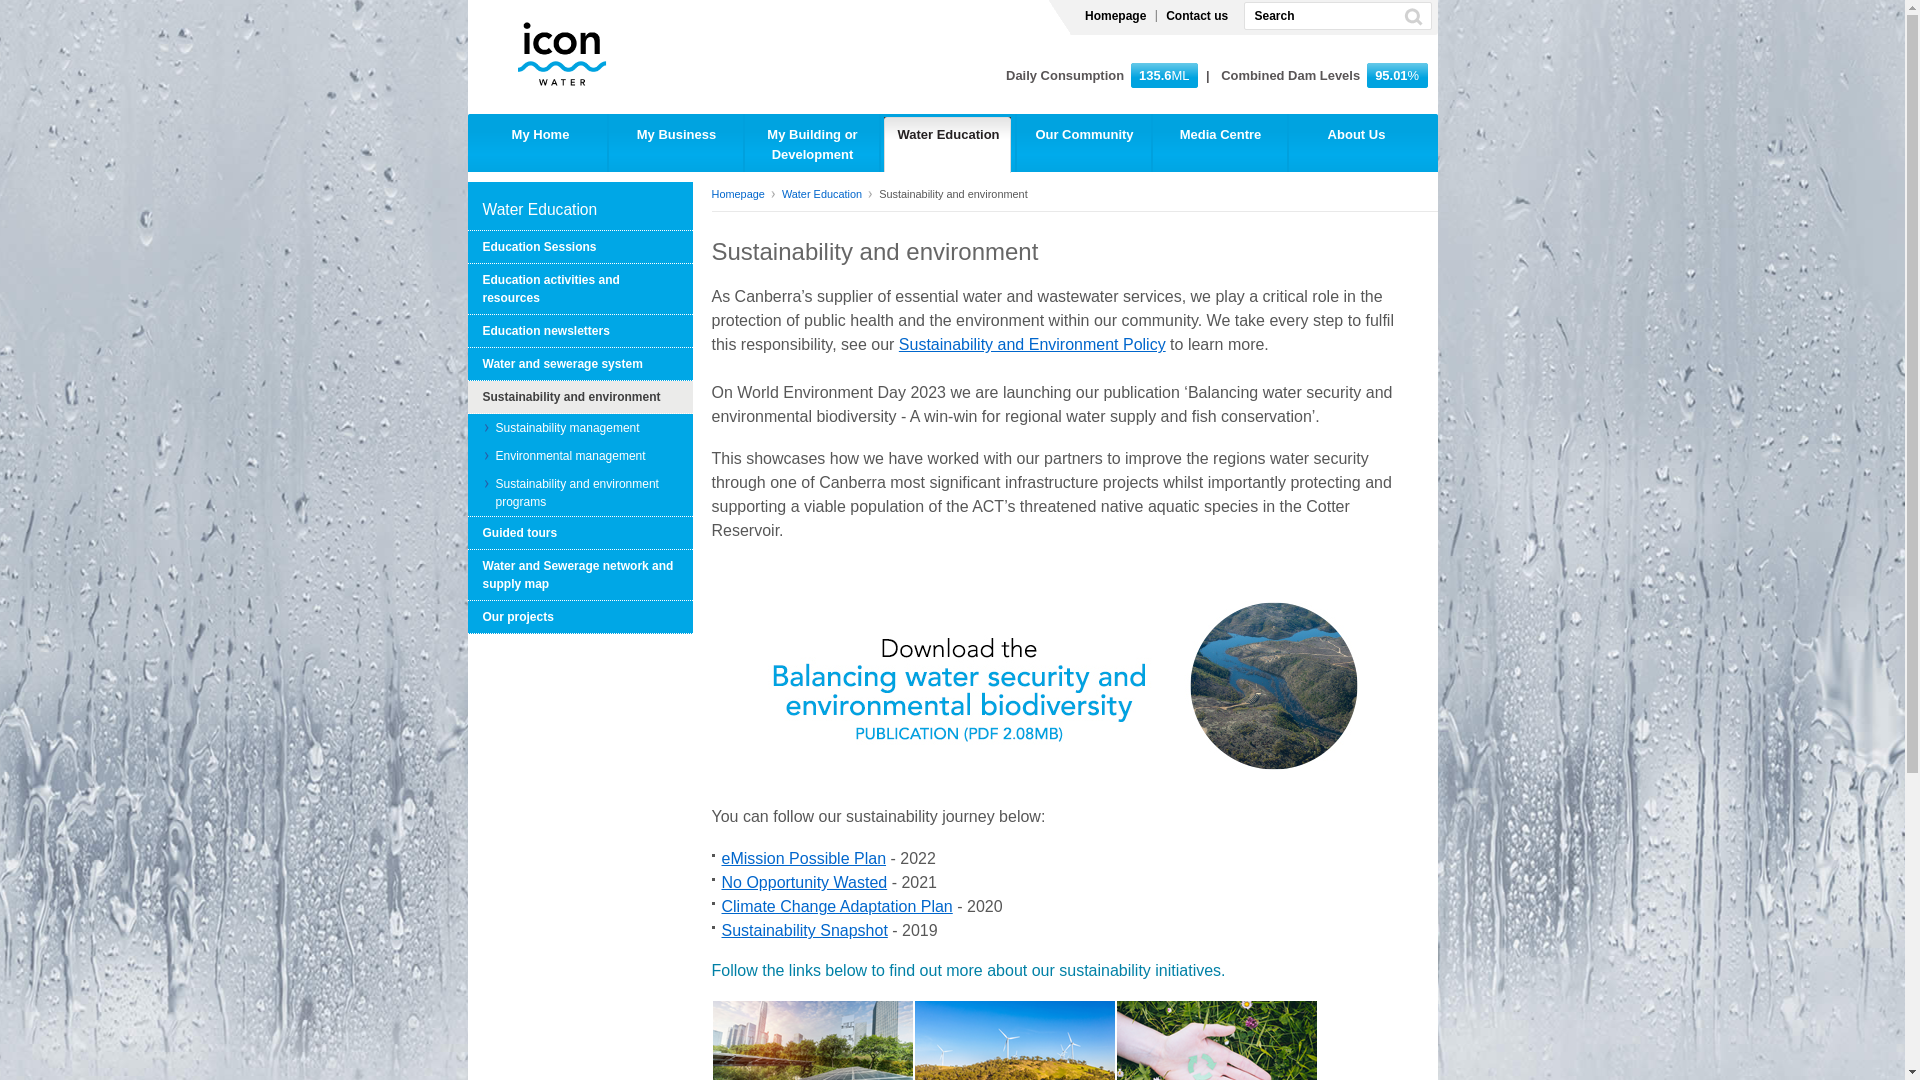 Image resolution: width=1920 pixels, height=1080 pixels. What do you see at coordinates (747, 143) in the screenshot?
I see `'My Building or Development'` at bounding box center [747, 143].